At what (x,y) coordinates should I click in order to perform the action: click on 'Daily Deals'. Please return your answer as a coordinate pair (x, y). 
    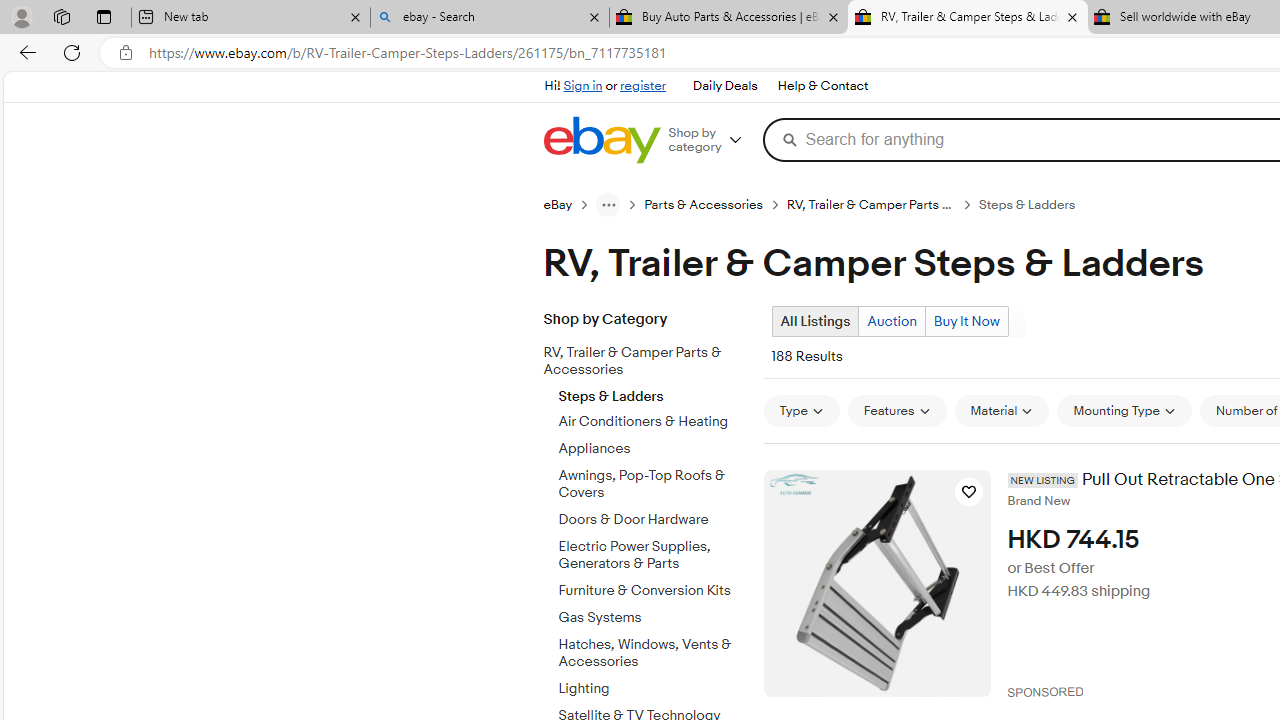
    Looking at the image, I should click on (723, 85).